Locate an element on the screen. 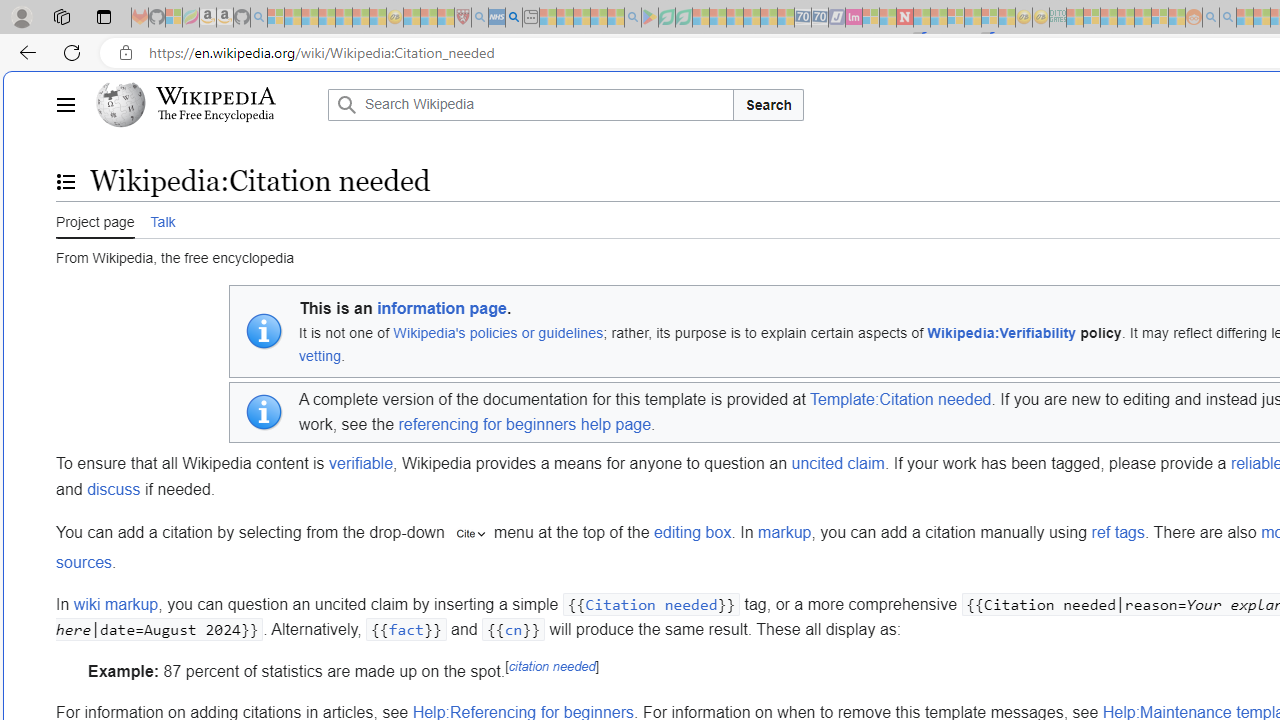 The height and width of the screenshot is (720, 1280). 'referencing for beginners help page' is located at coordinates (524, 424).